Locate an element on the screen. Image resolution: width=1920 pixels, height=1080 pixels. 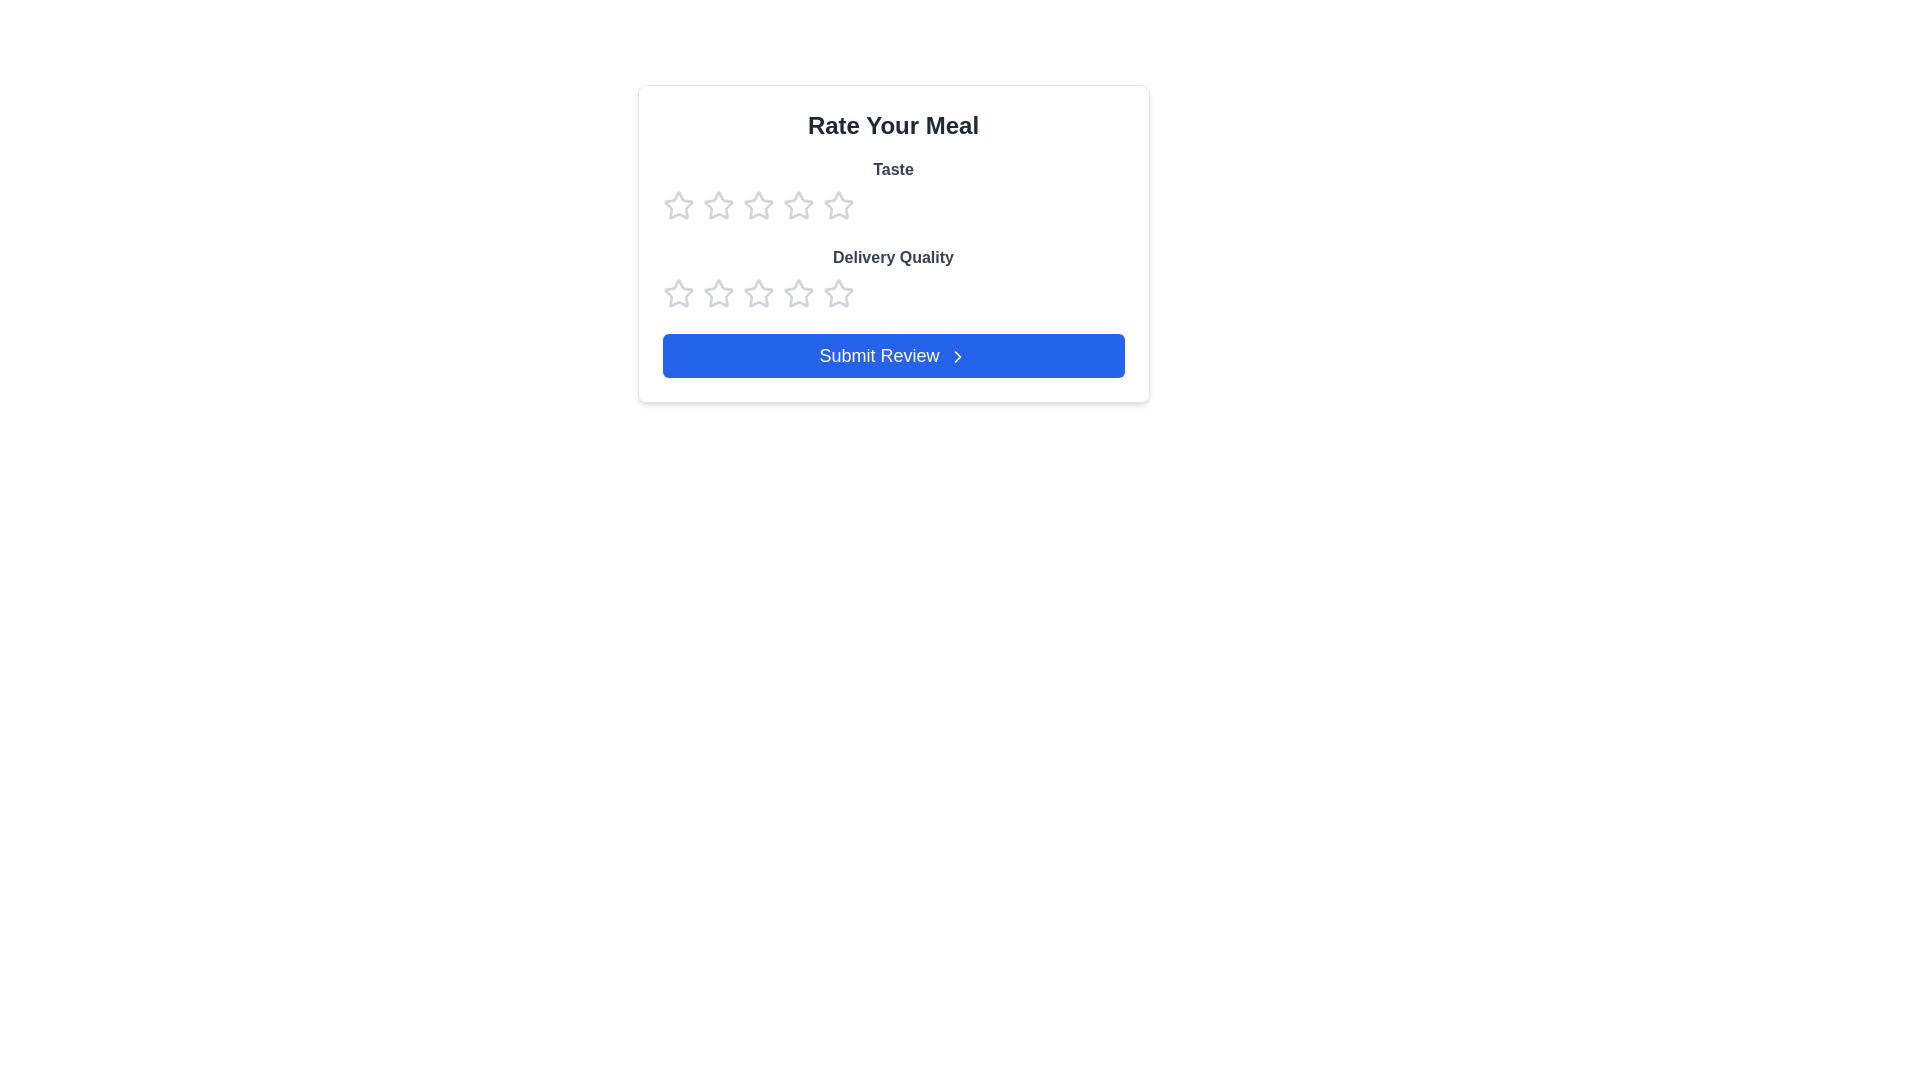
the first star in the second row of rating stars under the 'Delivery Quality' label to indicate a potential rating is located at coordinates (678, 293).